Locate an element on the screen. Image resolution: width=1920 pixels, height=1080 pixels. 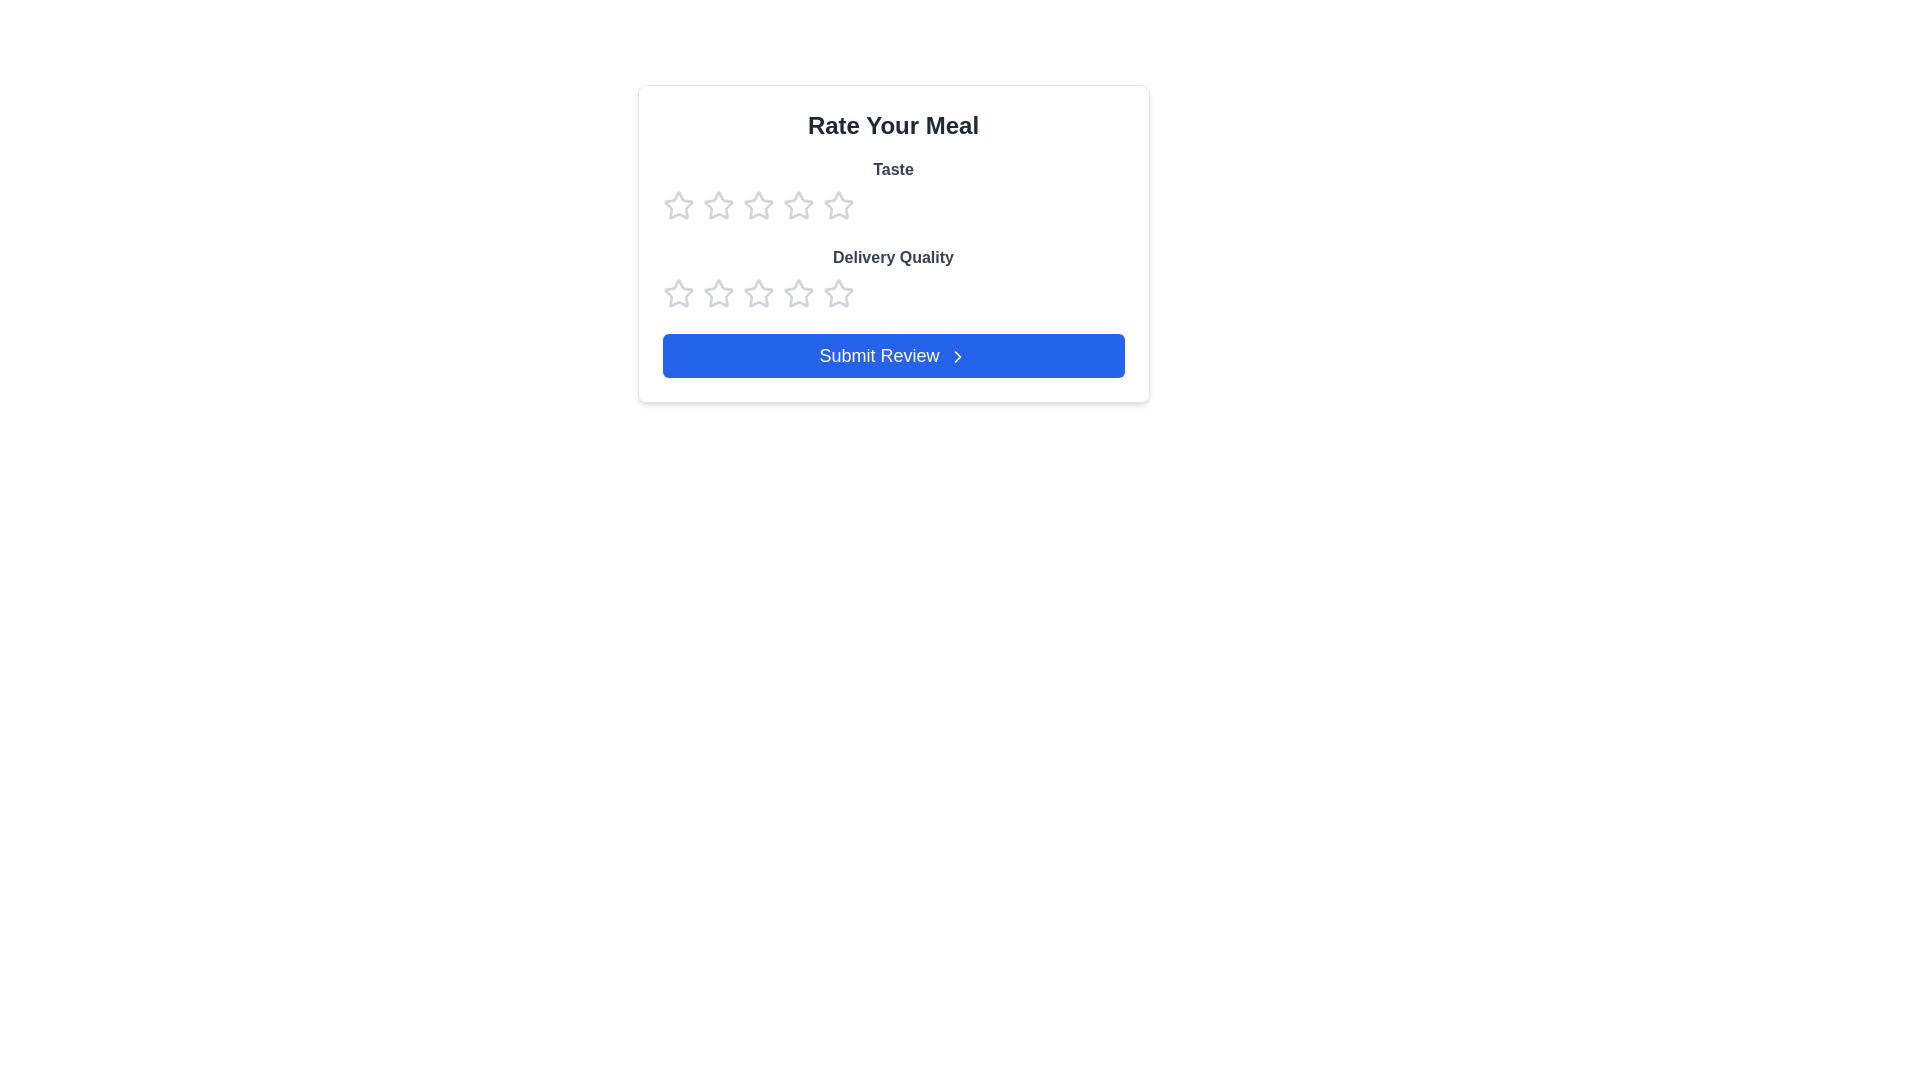
the first star in the second row of rating stars under the 'Delivery Quality' label to indicate a potential rating is located at coordinates (678, 293).